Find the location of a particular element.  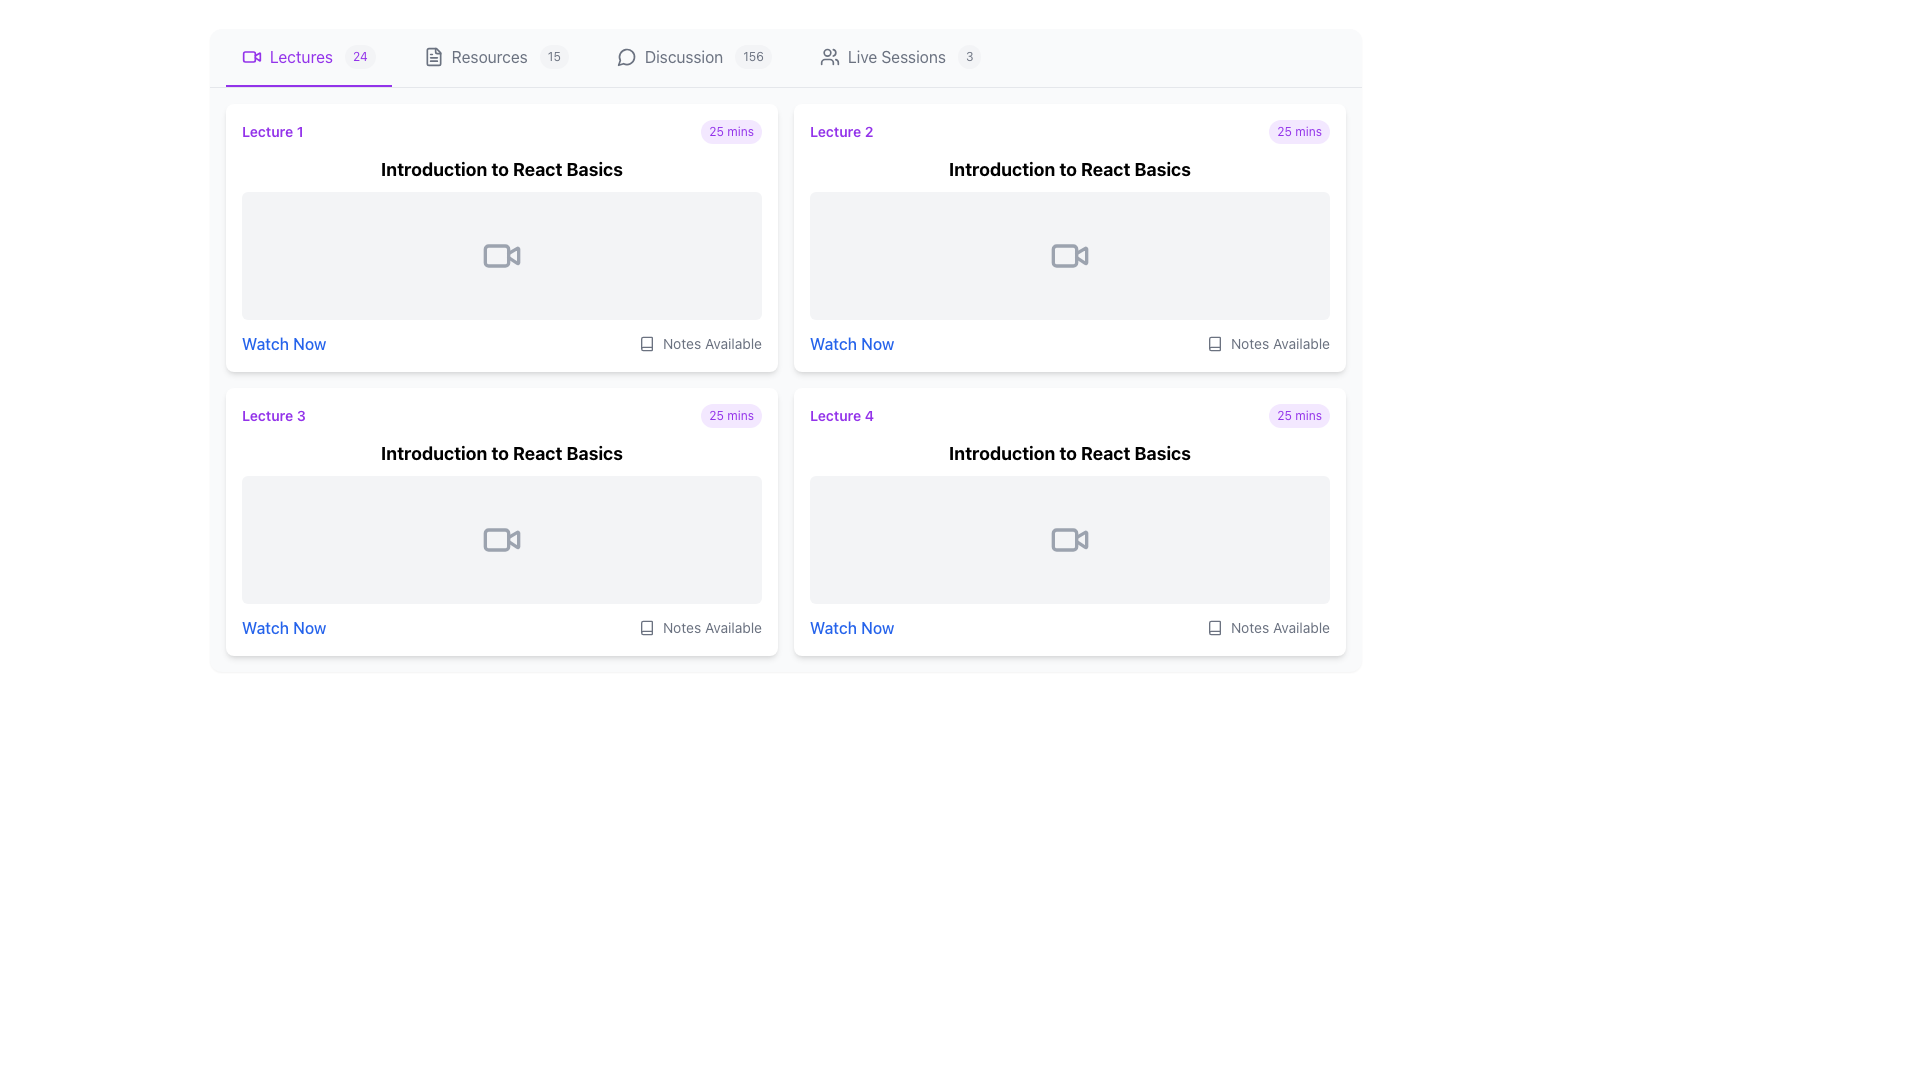

the informational label with an icon and text located in the bottom-right corner of the third card in a 2x2 grid layout is located at coordinates (700, 627).